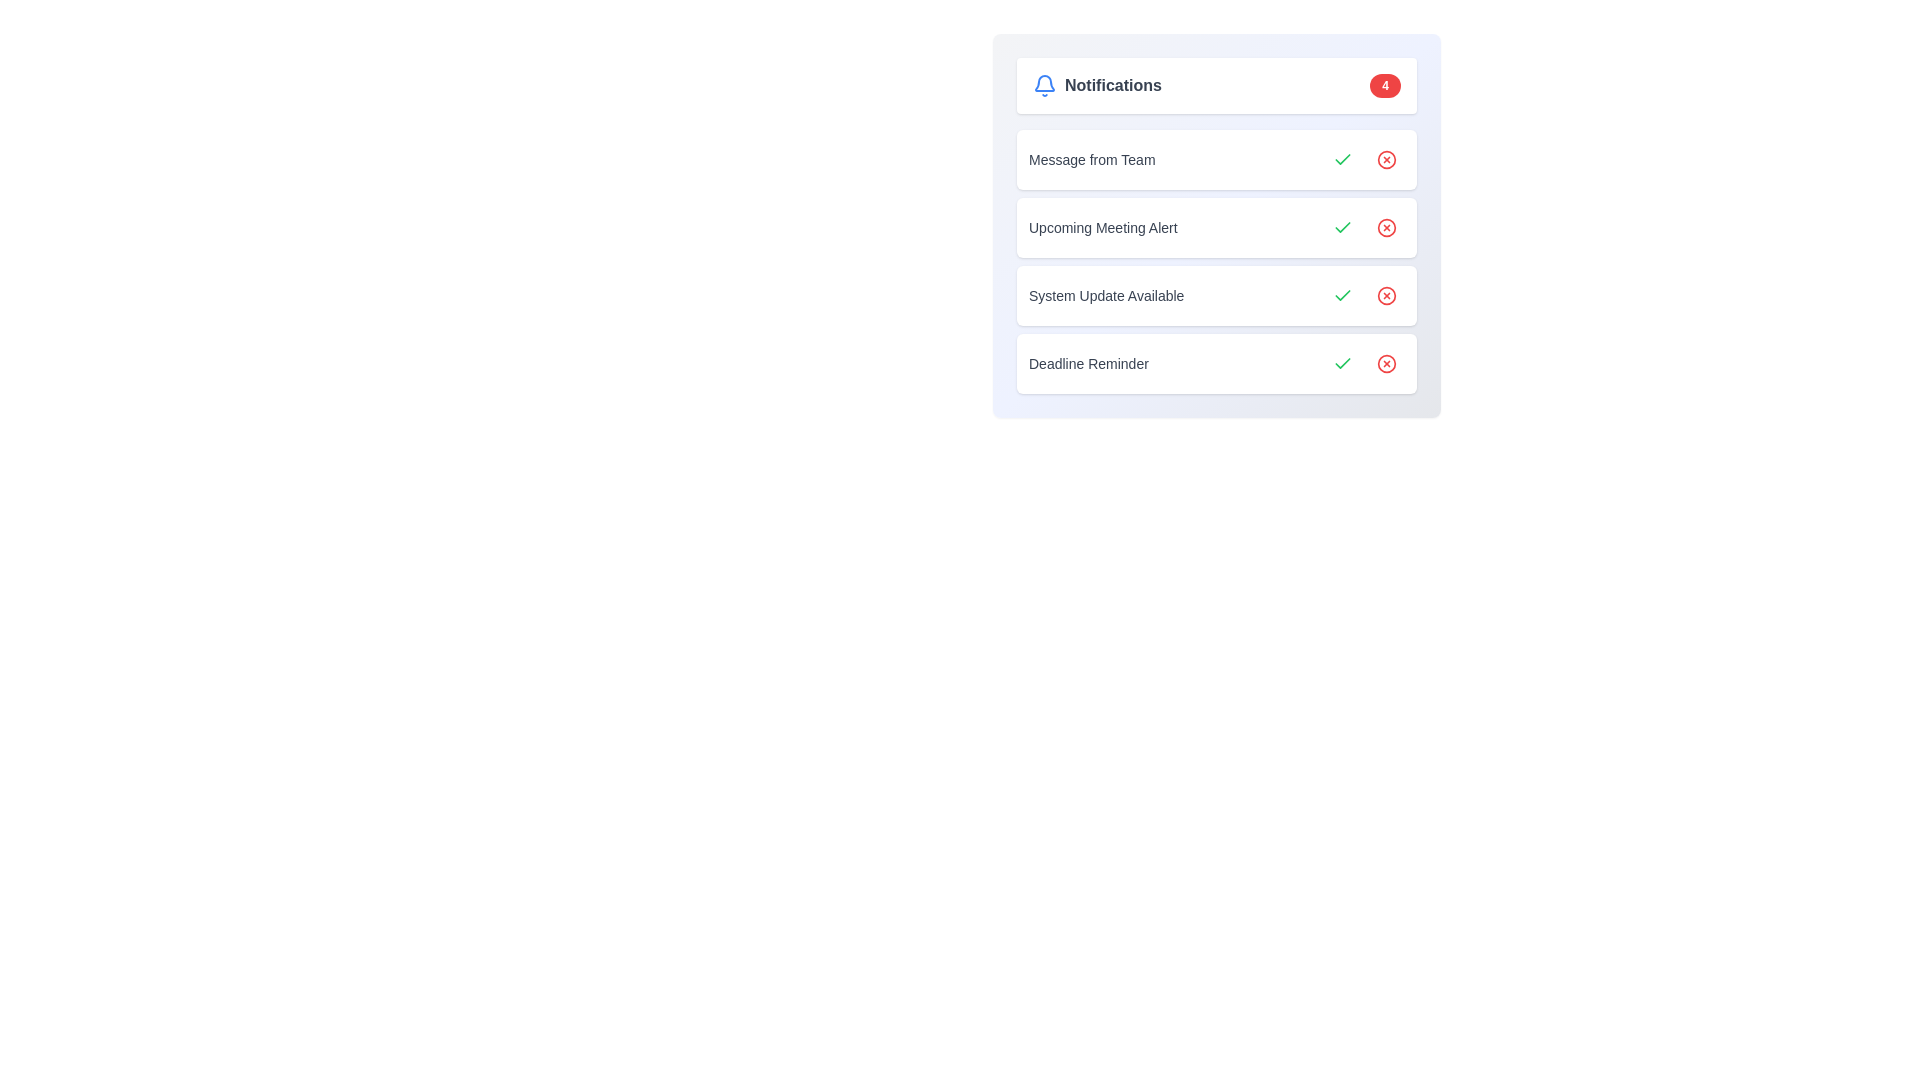 This screenshot has height=1080, width=1920. What do you see at coordinates (1386, 158) in the screenshot?
I see `the button styled as an icon` at bounding box center [1386, 158].